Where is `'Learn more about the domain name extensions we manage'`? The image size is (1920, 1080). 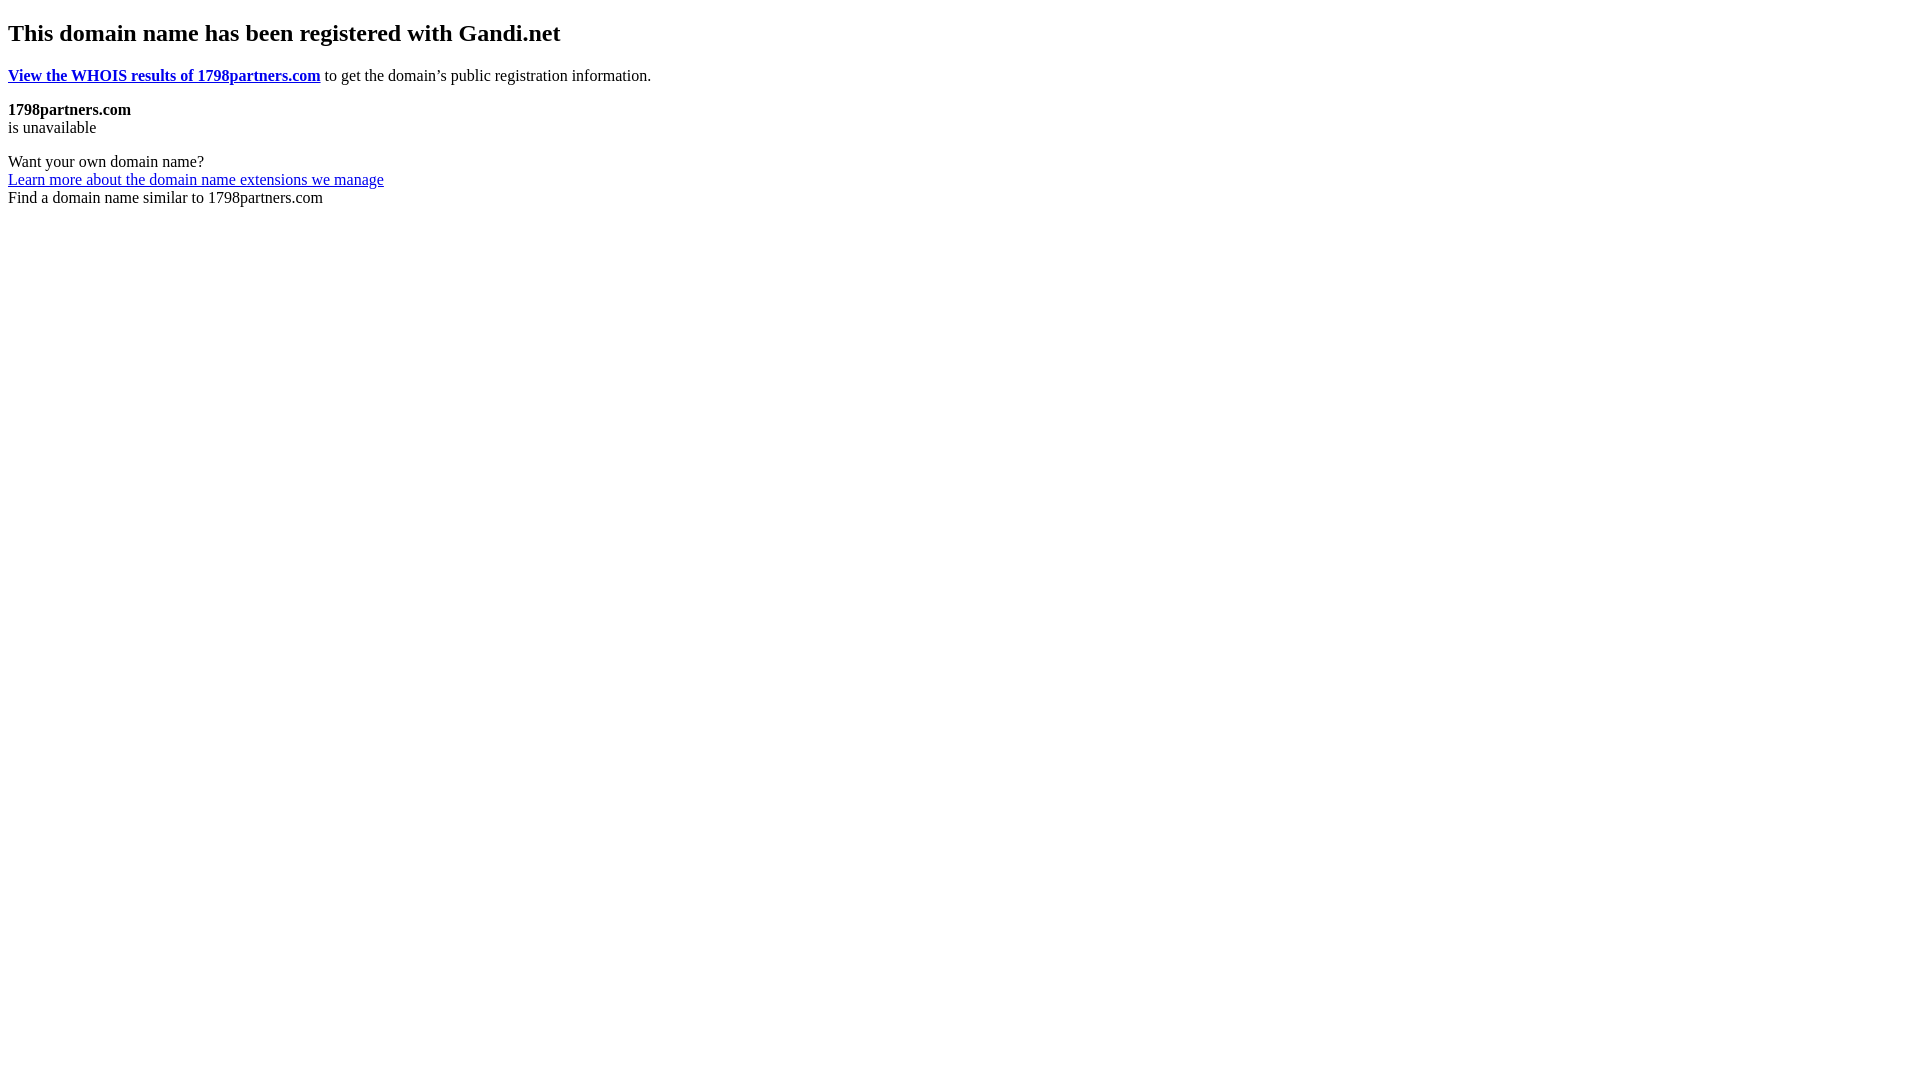
'Learn more about the domain name extensions we manage' is located at coordinates (196, 178).